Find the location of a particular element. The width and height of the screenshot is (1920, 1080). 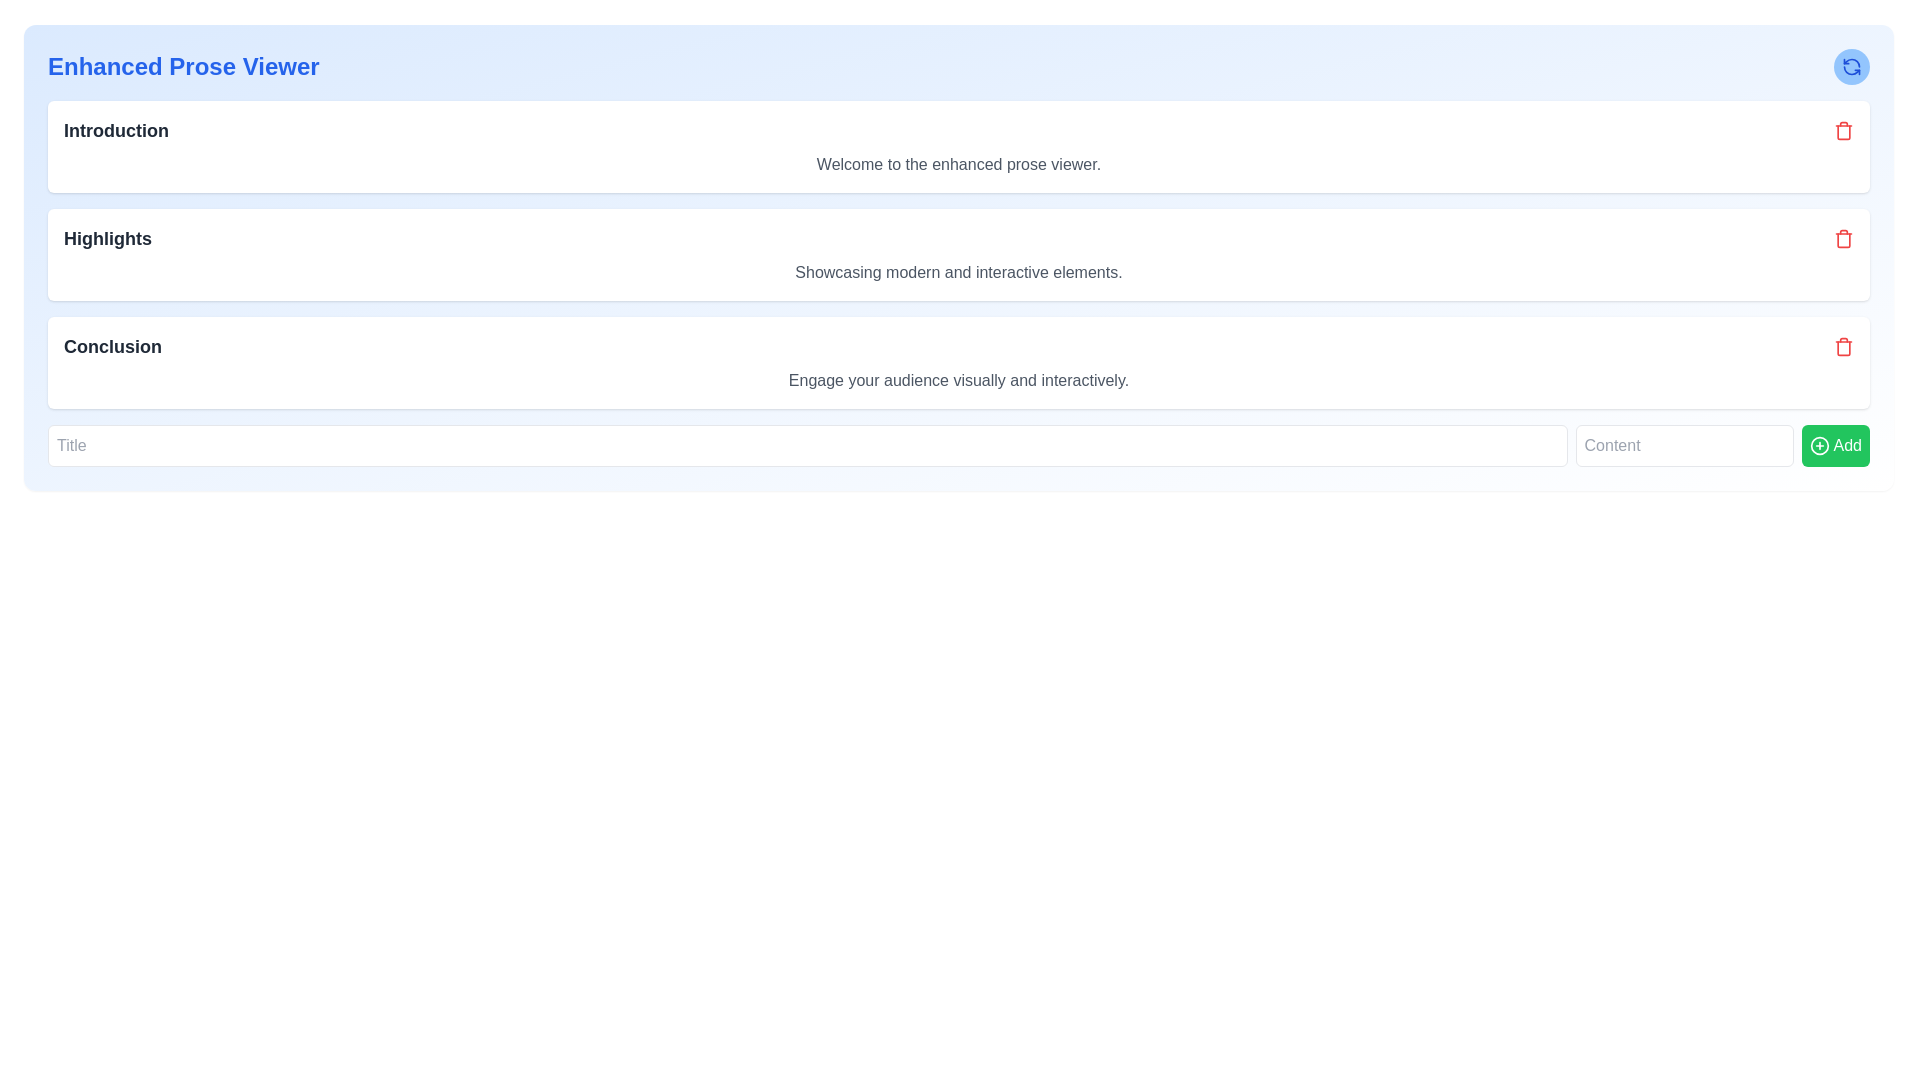

the delete icon button located on the right side of the interface to potentially display a highlight or tooltip is located at coordinates (1842, 238).